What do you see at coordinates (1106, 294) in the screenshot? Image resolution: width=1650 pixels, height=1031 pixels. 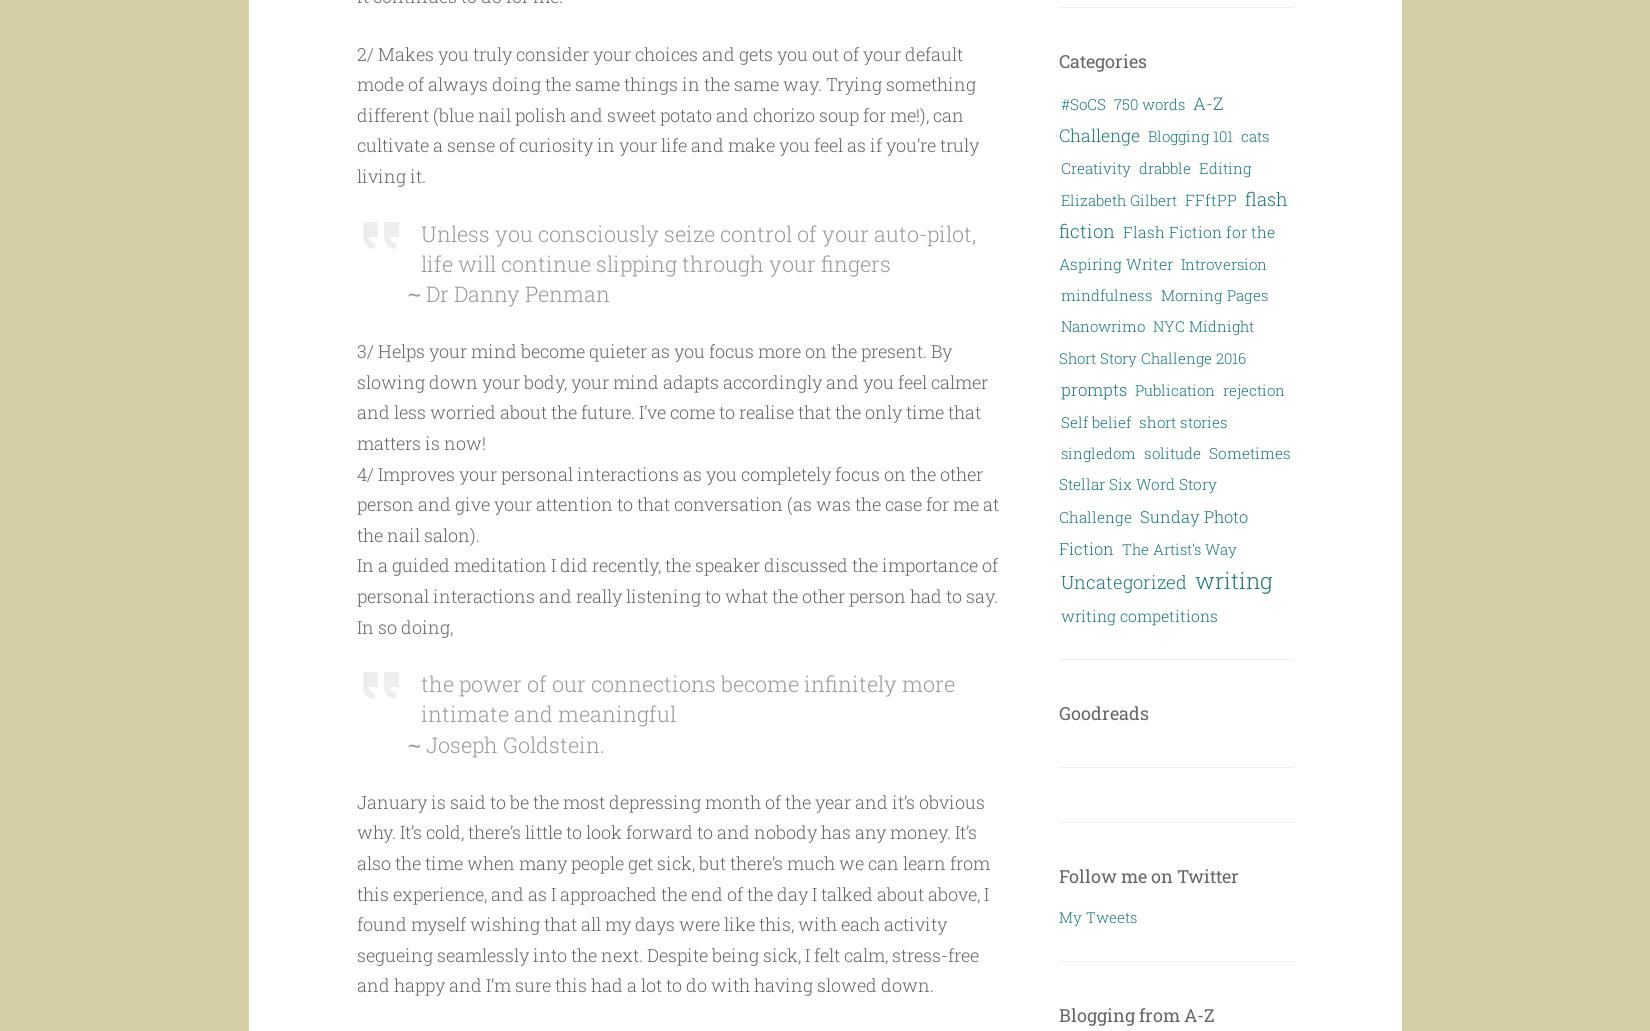 I see `'mindfulness'` at bounding box center [1106, 294].